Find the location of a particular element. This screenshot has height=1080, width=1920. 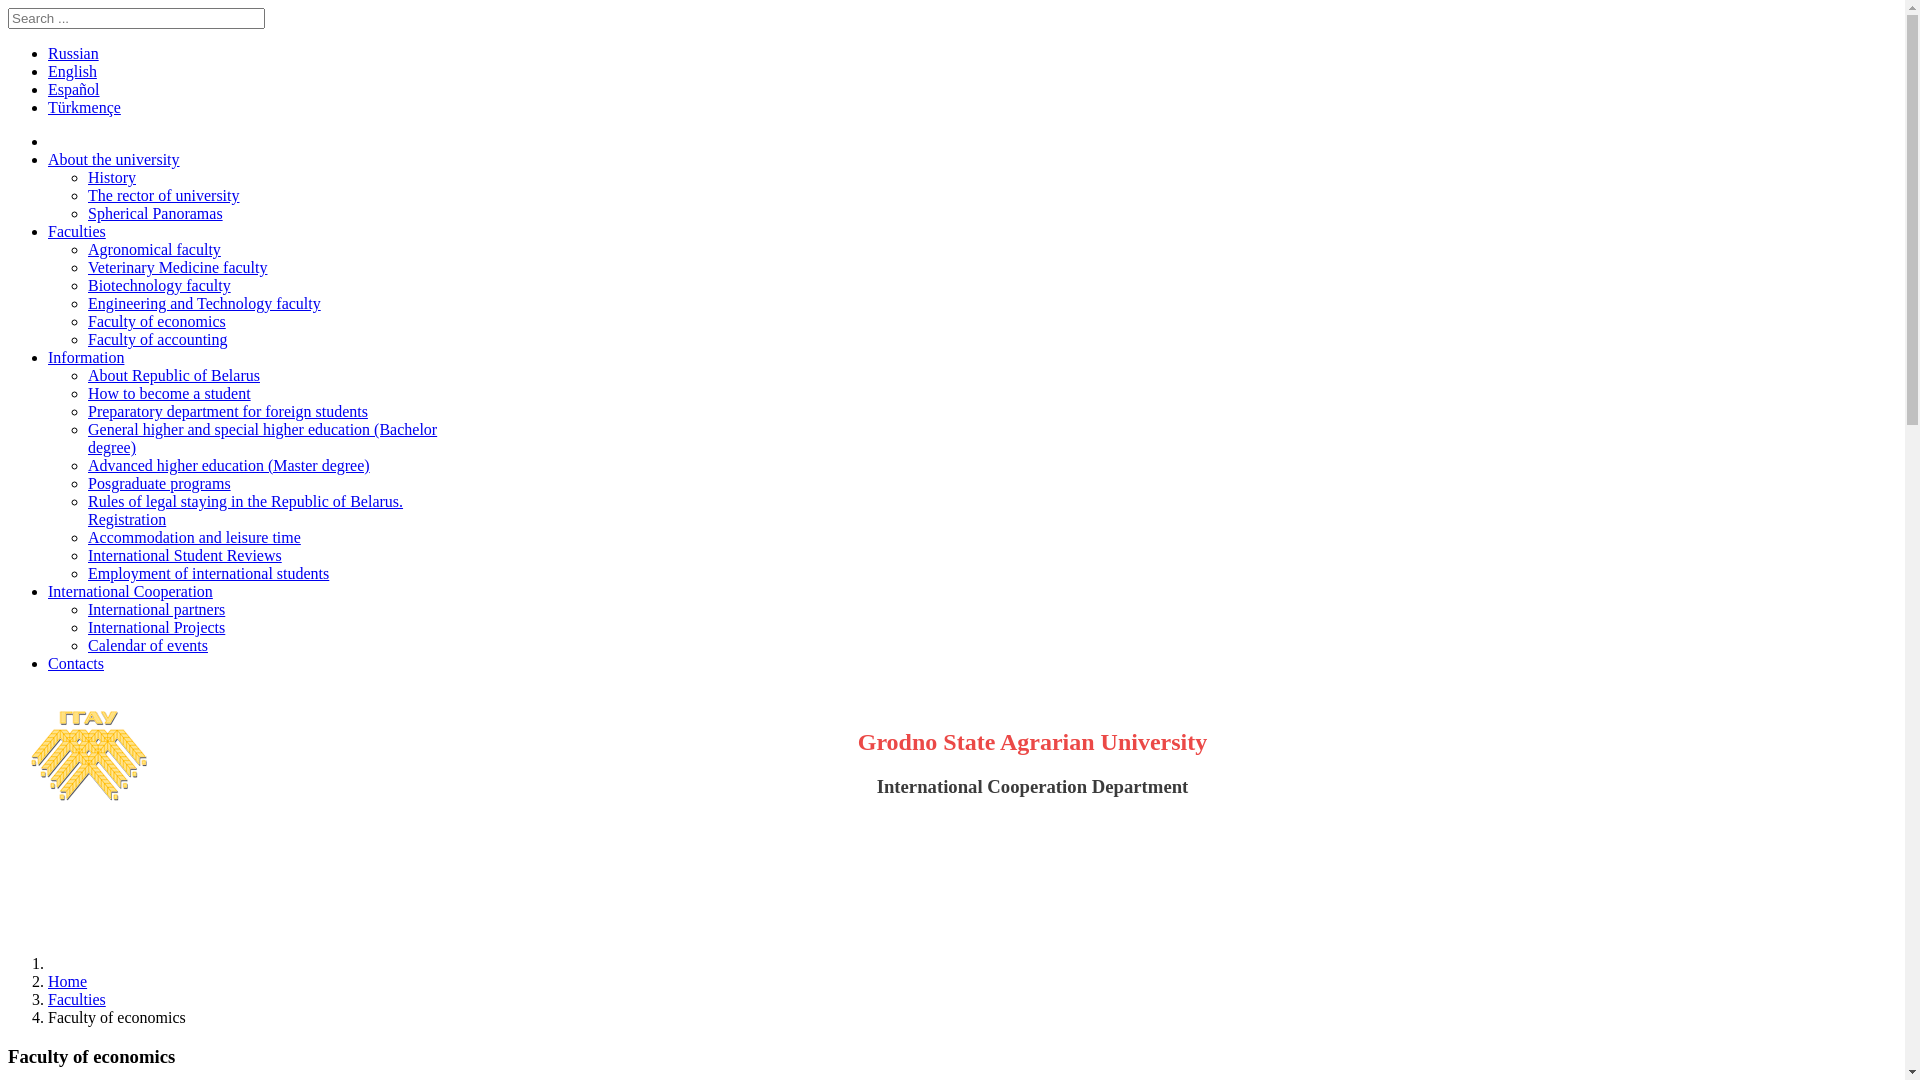

'Posgraduate programs' is located at coordinates (158, 483).